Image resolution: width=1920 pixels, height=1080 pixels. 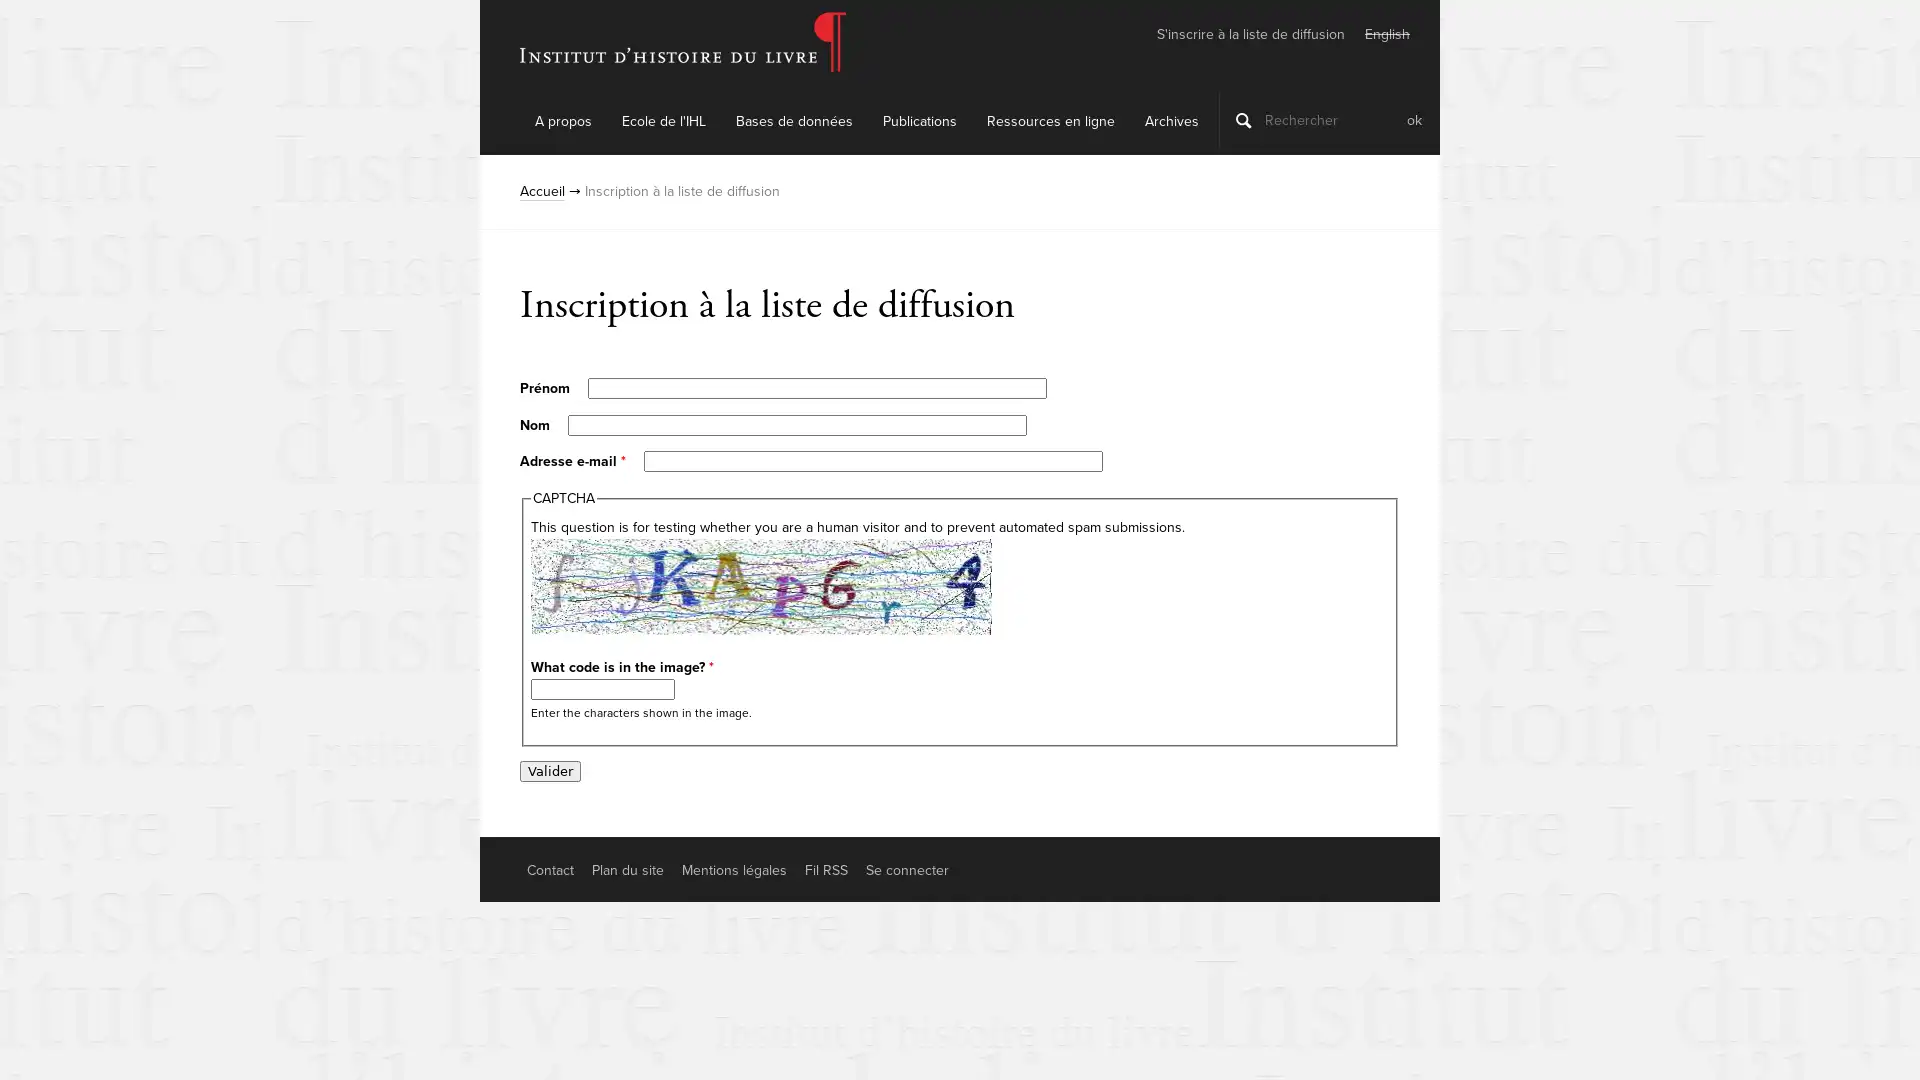 What do you see at coordinates (550, 769) in the screenshot?
I see `Valider` at bounding box center [550, 769].